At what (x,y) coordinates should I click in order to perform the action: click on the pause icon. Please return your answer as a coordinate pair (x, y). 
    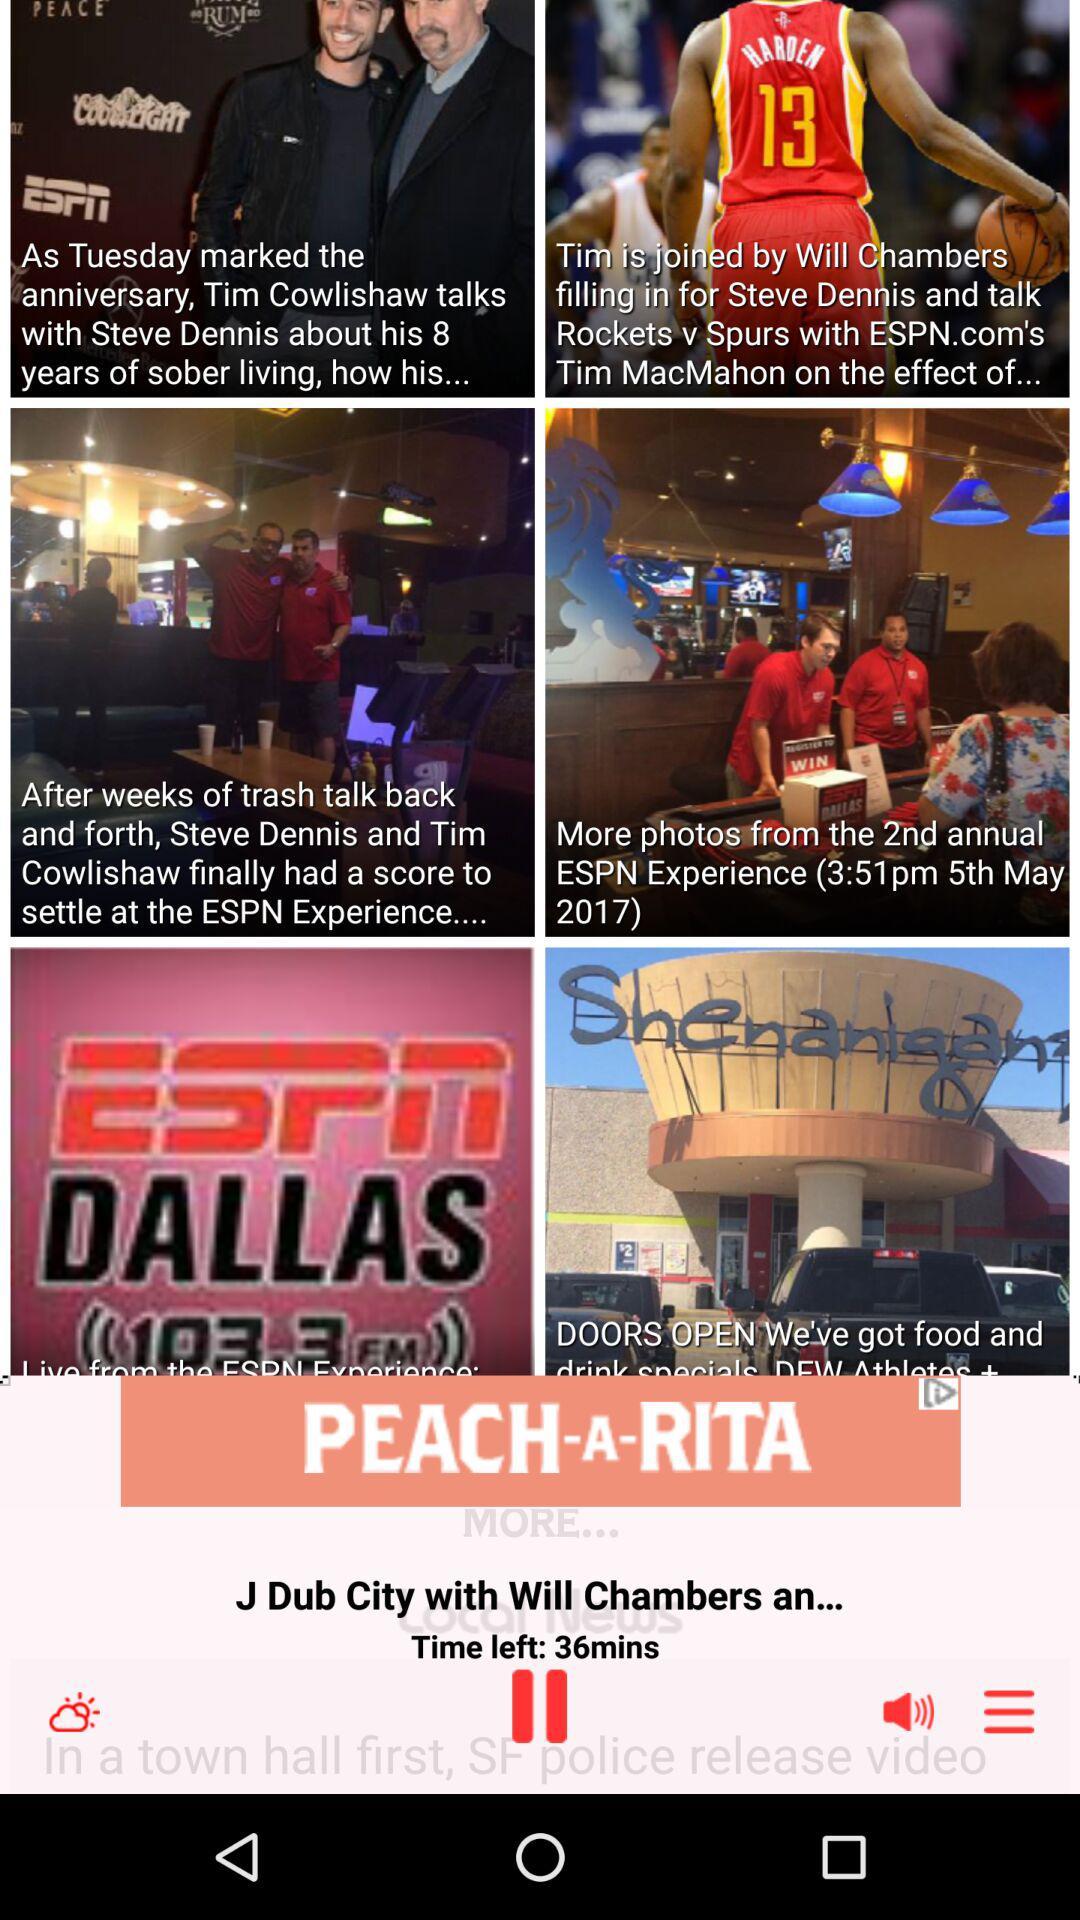
    Looking at the image, I should click on (538, 1826).